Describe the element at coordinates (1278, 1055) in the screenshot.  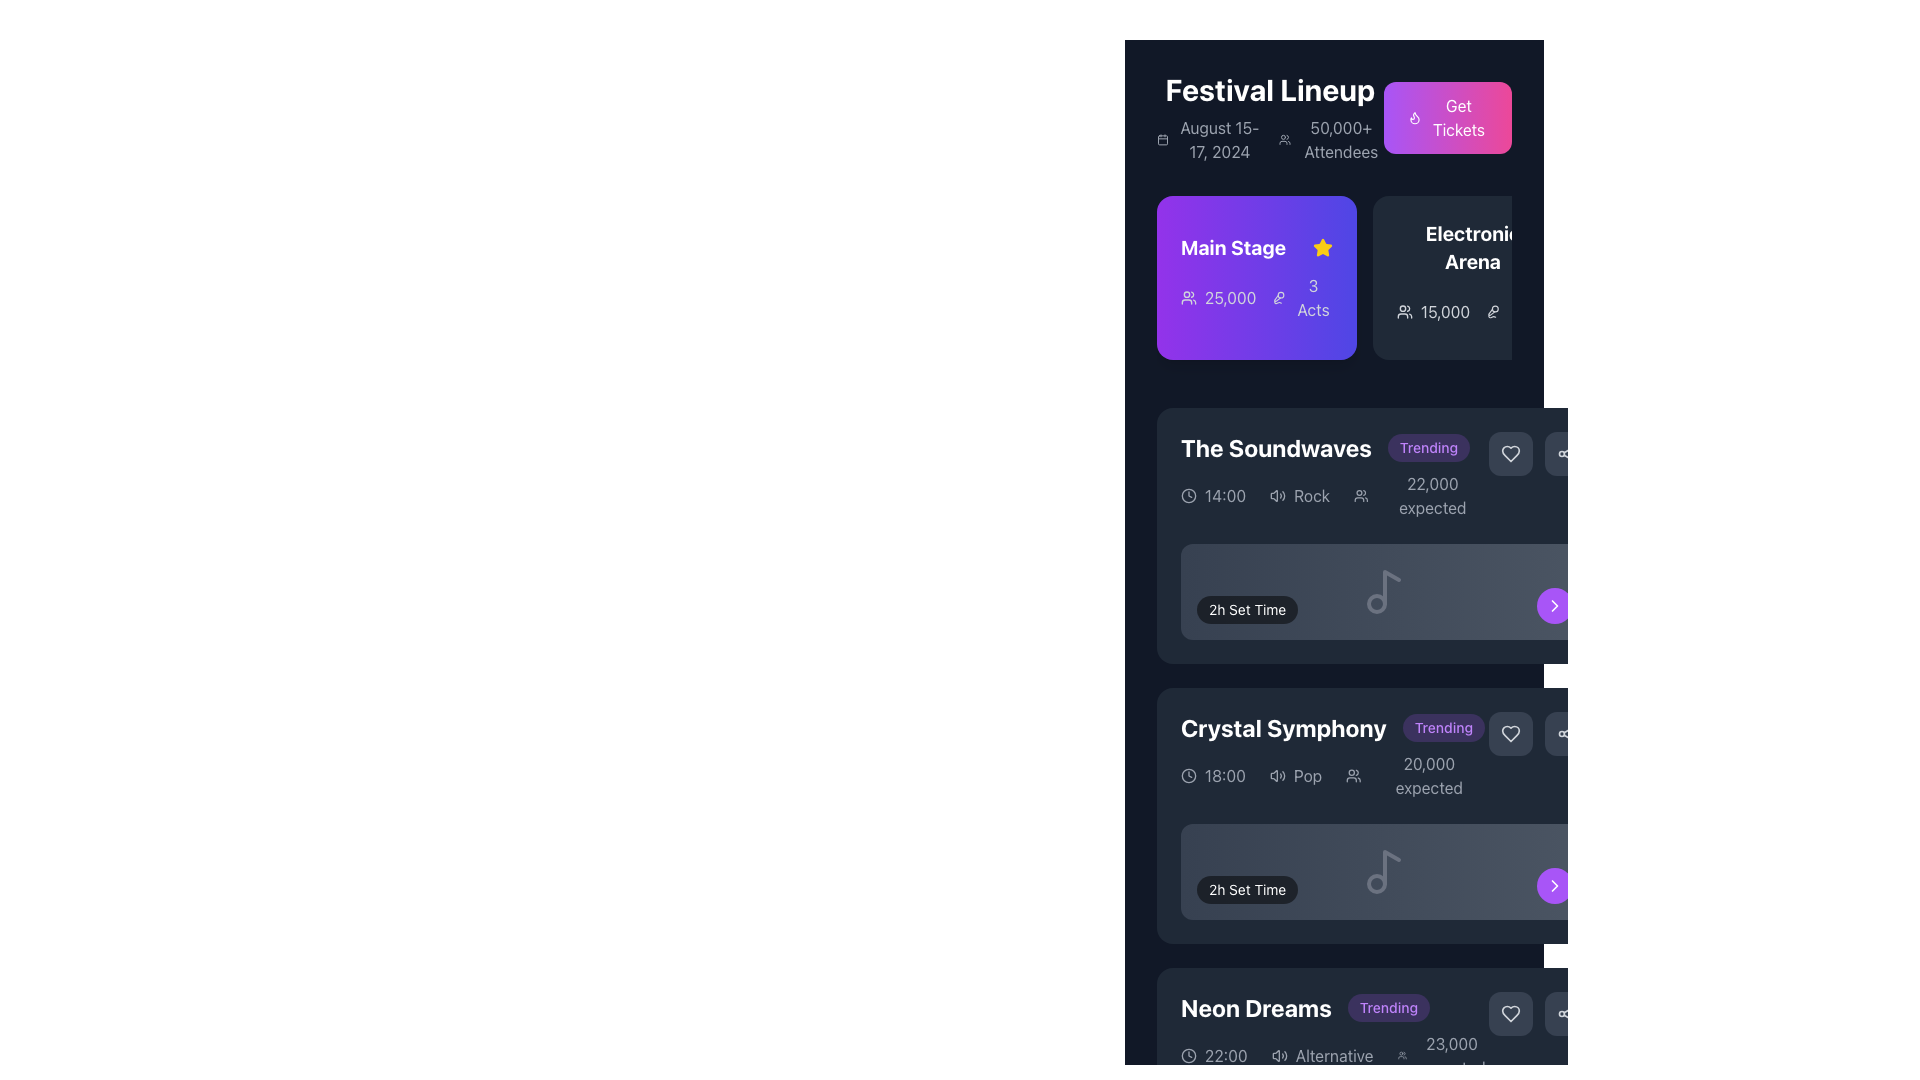
I see `the speaker icon that emits sound waves, which is located to the left of the text 'Alternative' in the 'Neon Dreams' event entry` at that location.